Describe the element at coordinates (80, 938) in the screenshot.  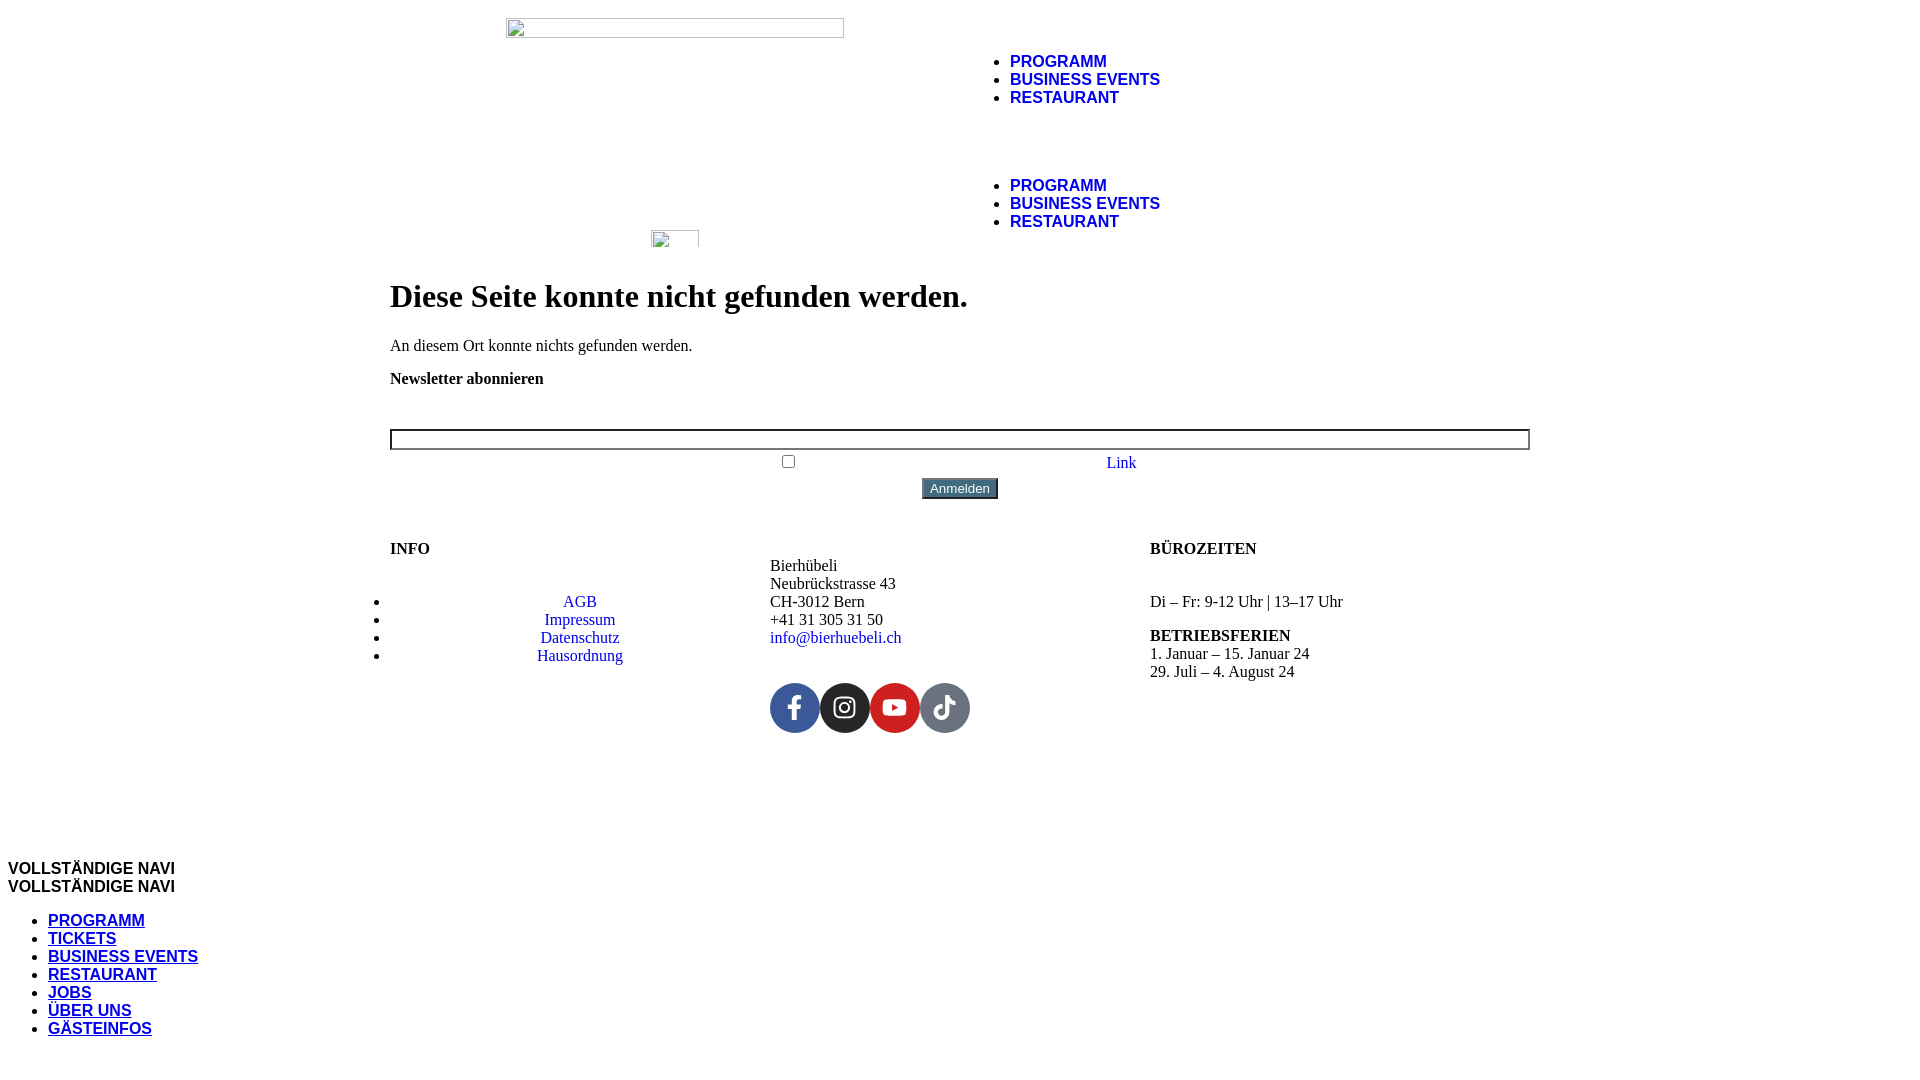
I see `'TICKETS'` at that location.